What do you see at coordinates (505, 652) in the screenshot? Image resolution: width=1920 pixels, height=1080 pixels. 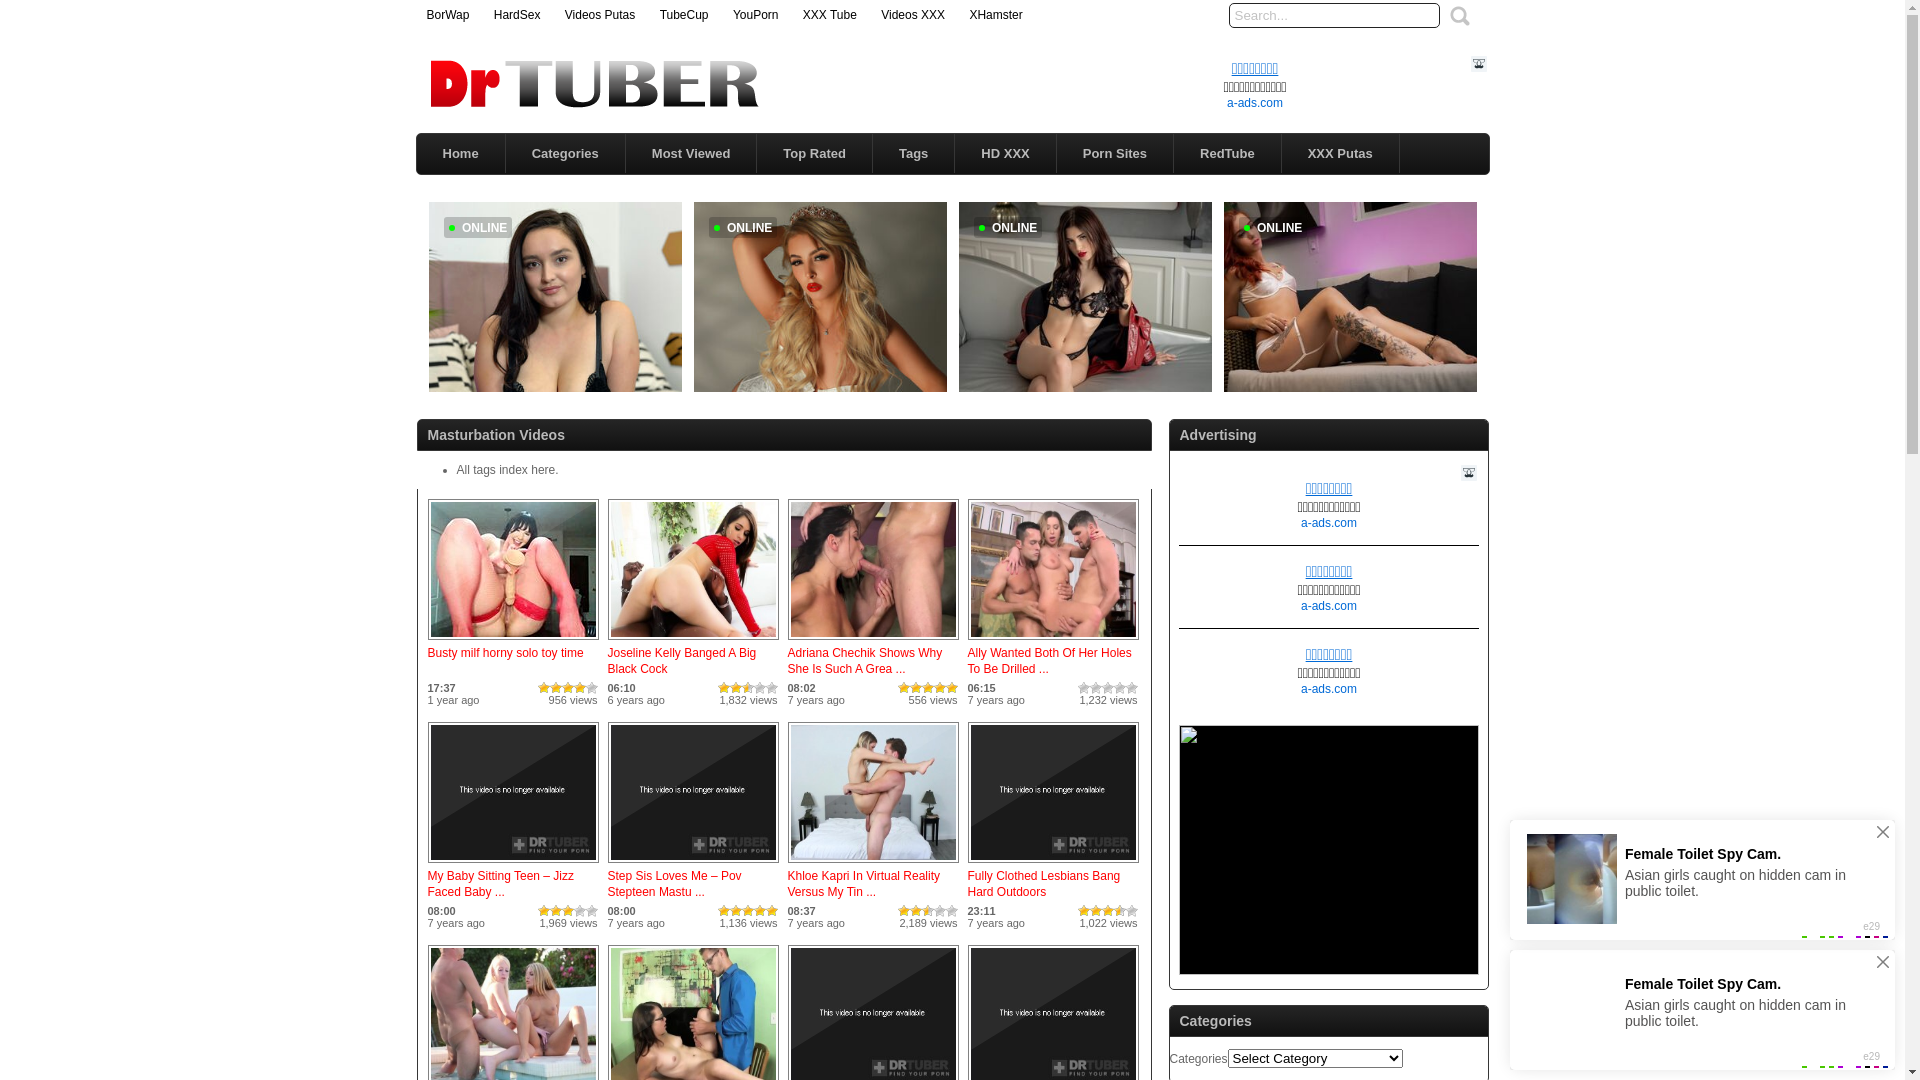 I see `'Busty milf horny solo toy time'` at bounding box center [505, 652].